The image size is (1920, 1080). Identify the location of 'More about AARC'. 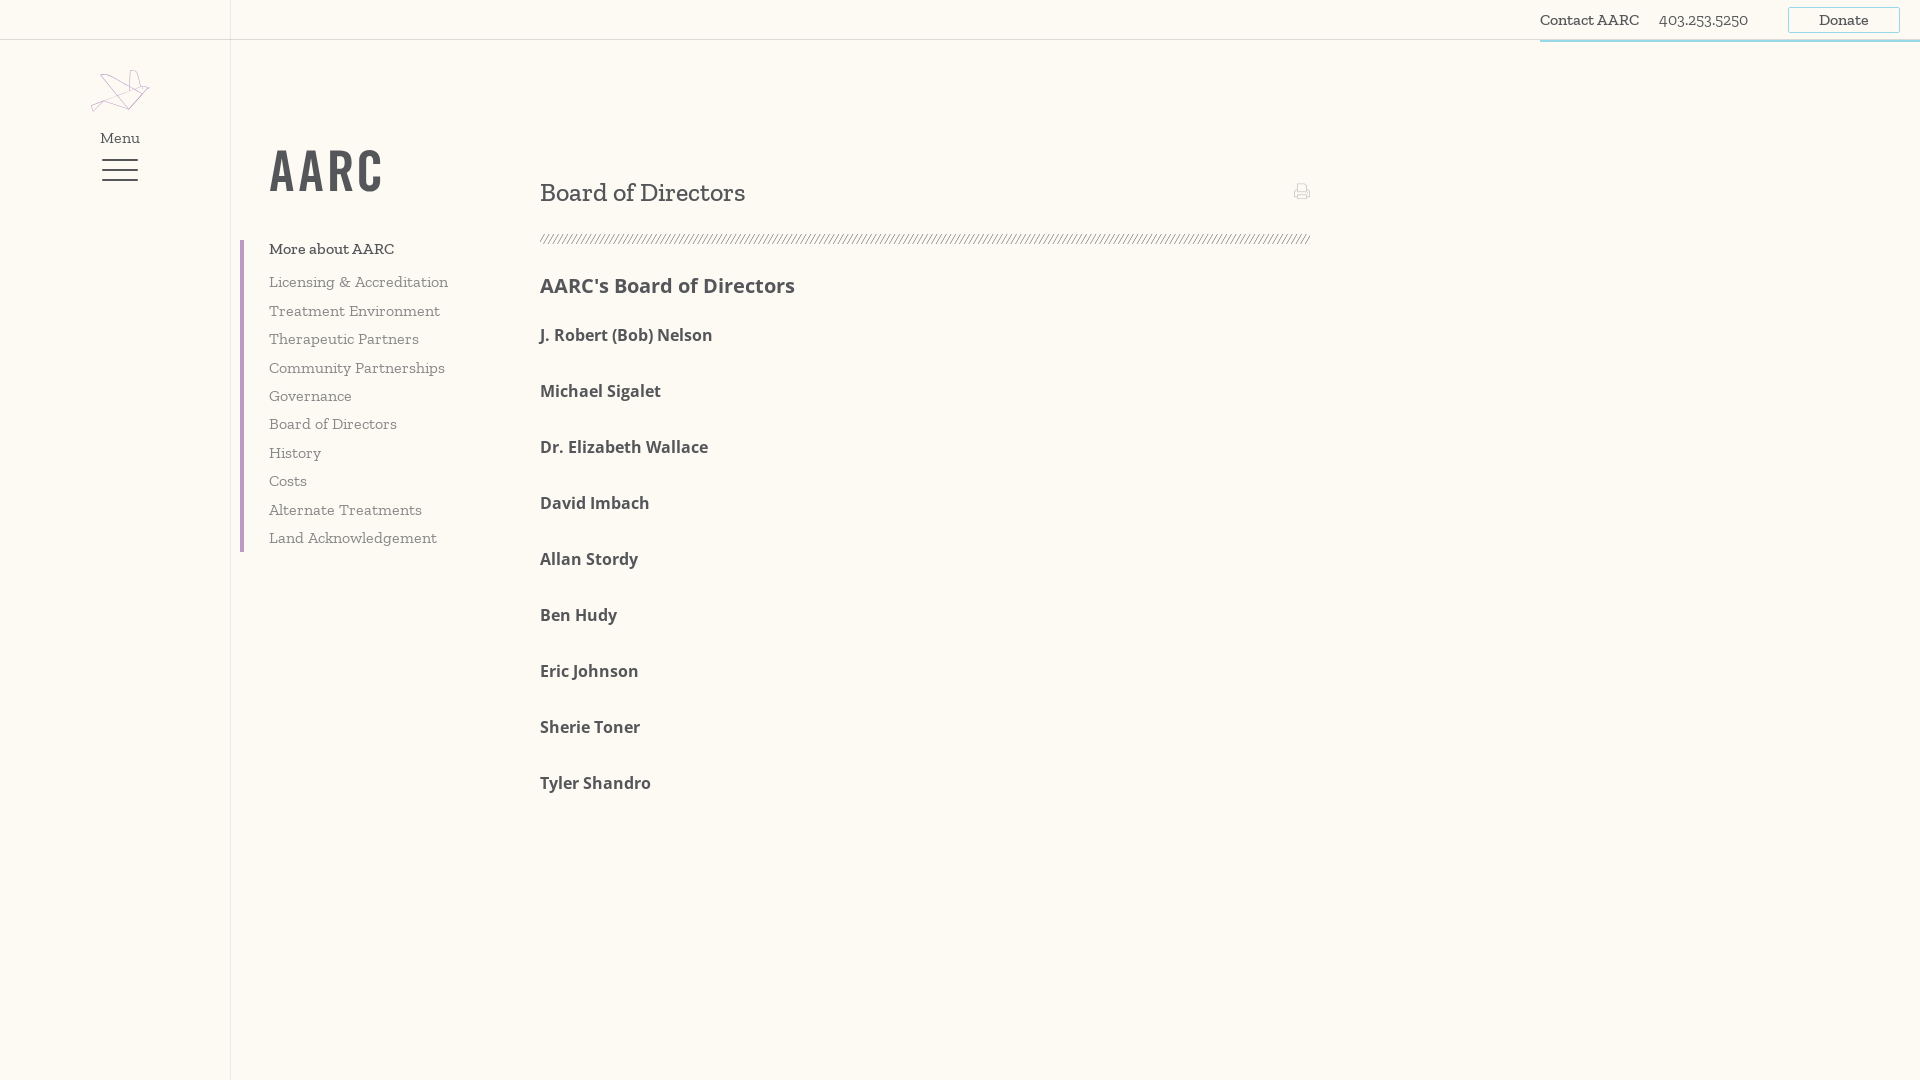
(374, 250).